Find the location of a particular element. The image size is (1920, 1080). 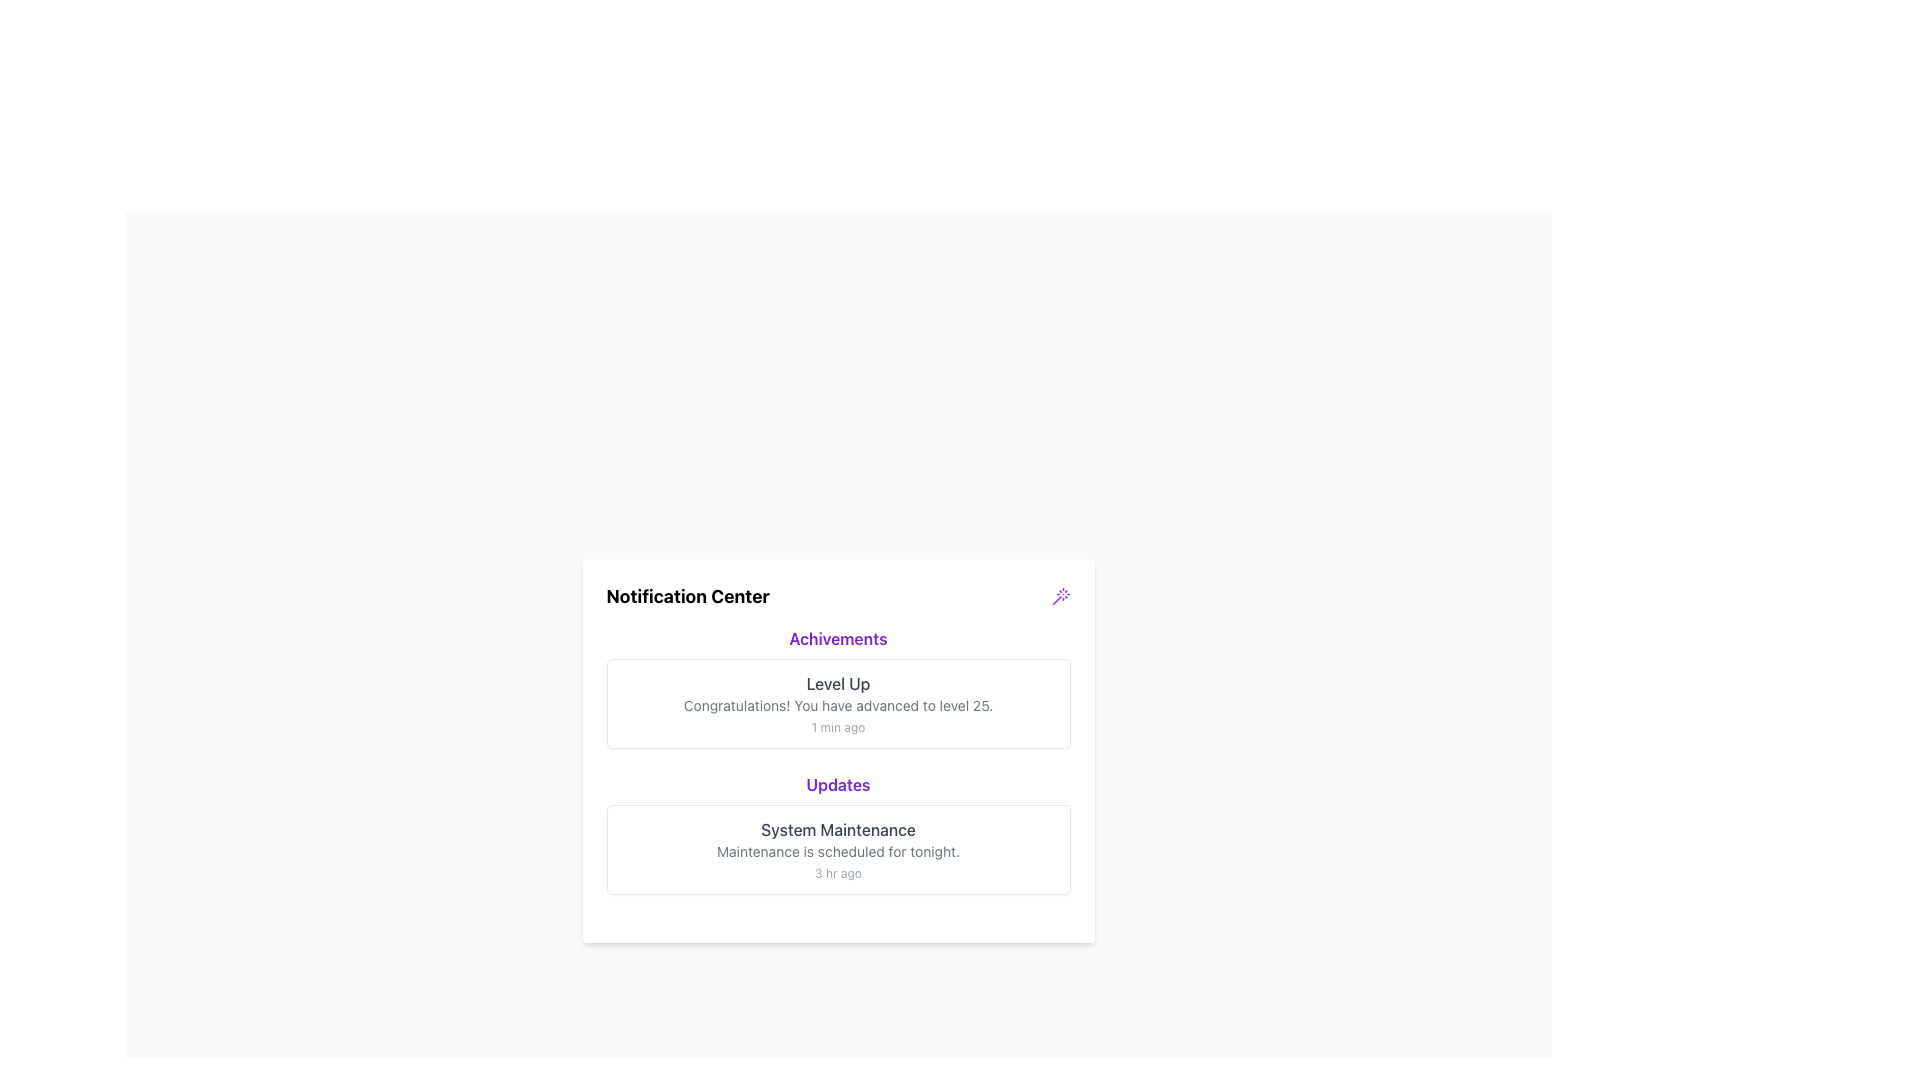

the informational text label conveying a message about scheduled maintenance, which is located within the 'System Maintenance' card in the Notification Center is located at coordinates (838, 852).